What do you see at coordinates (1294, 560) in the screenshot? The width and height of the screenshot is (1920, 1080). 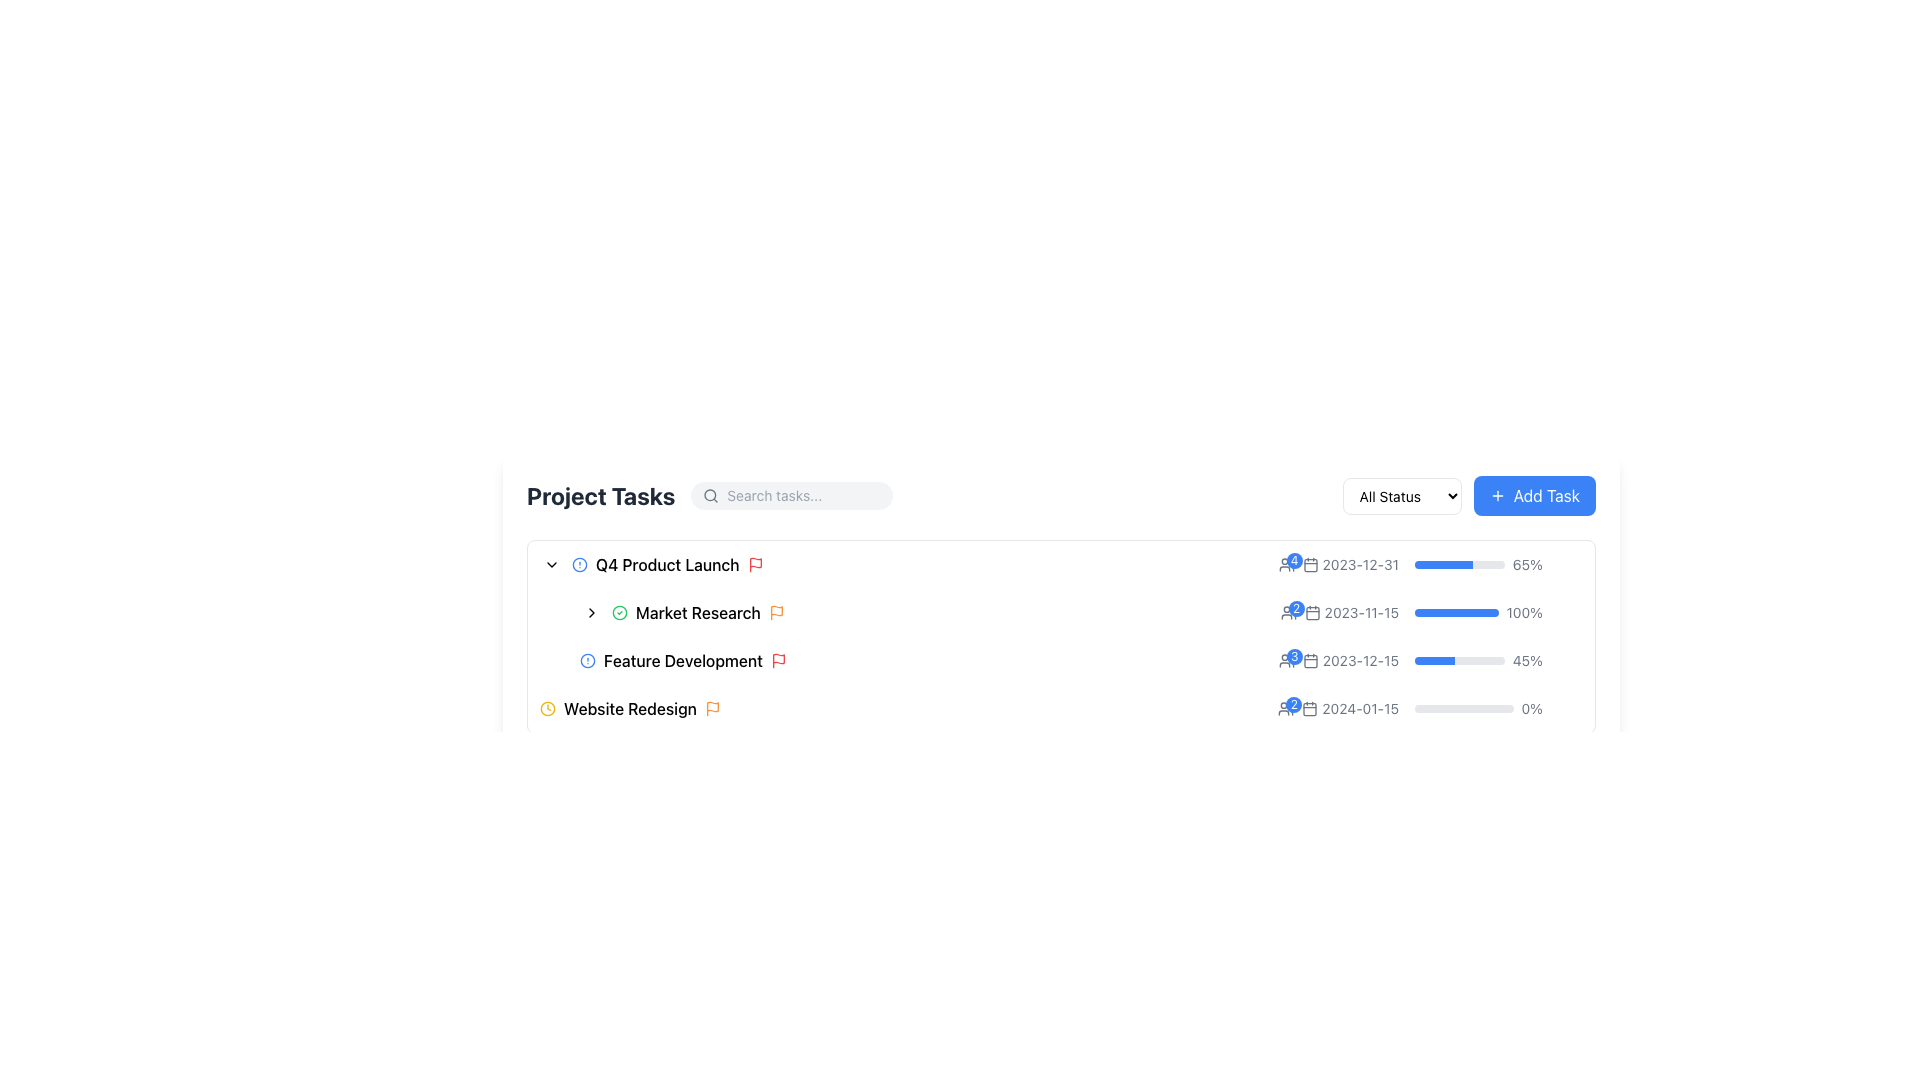 I see `the small circular badge displaying the number '4' with a blue background, located at the upper-right corner of the grouped users icon in the task information column` at bounding box center [1294, 560].